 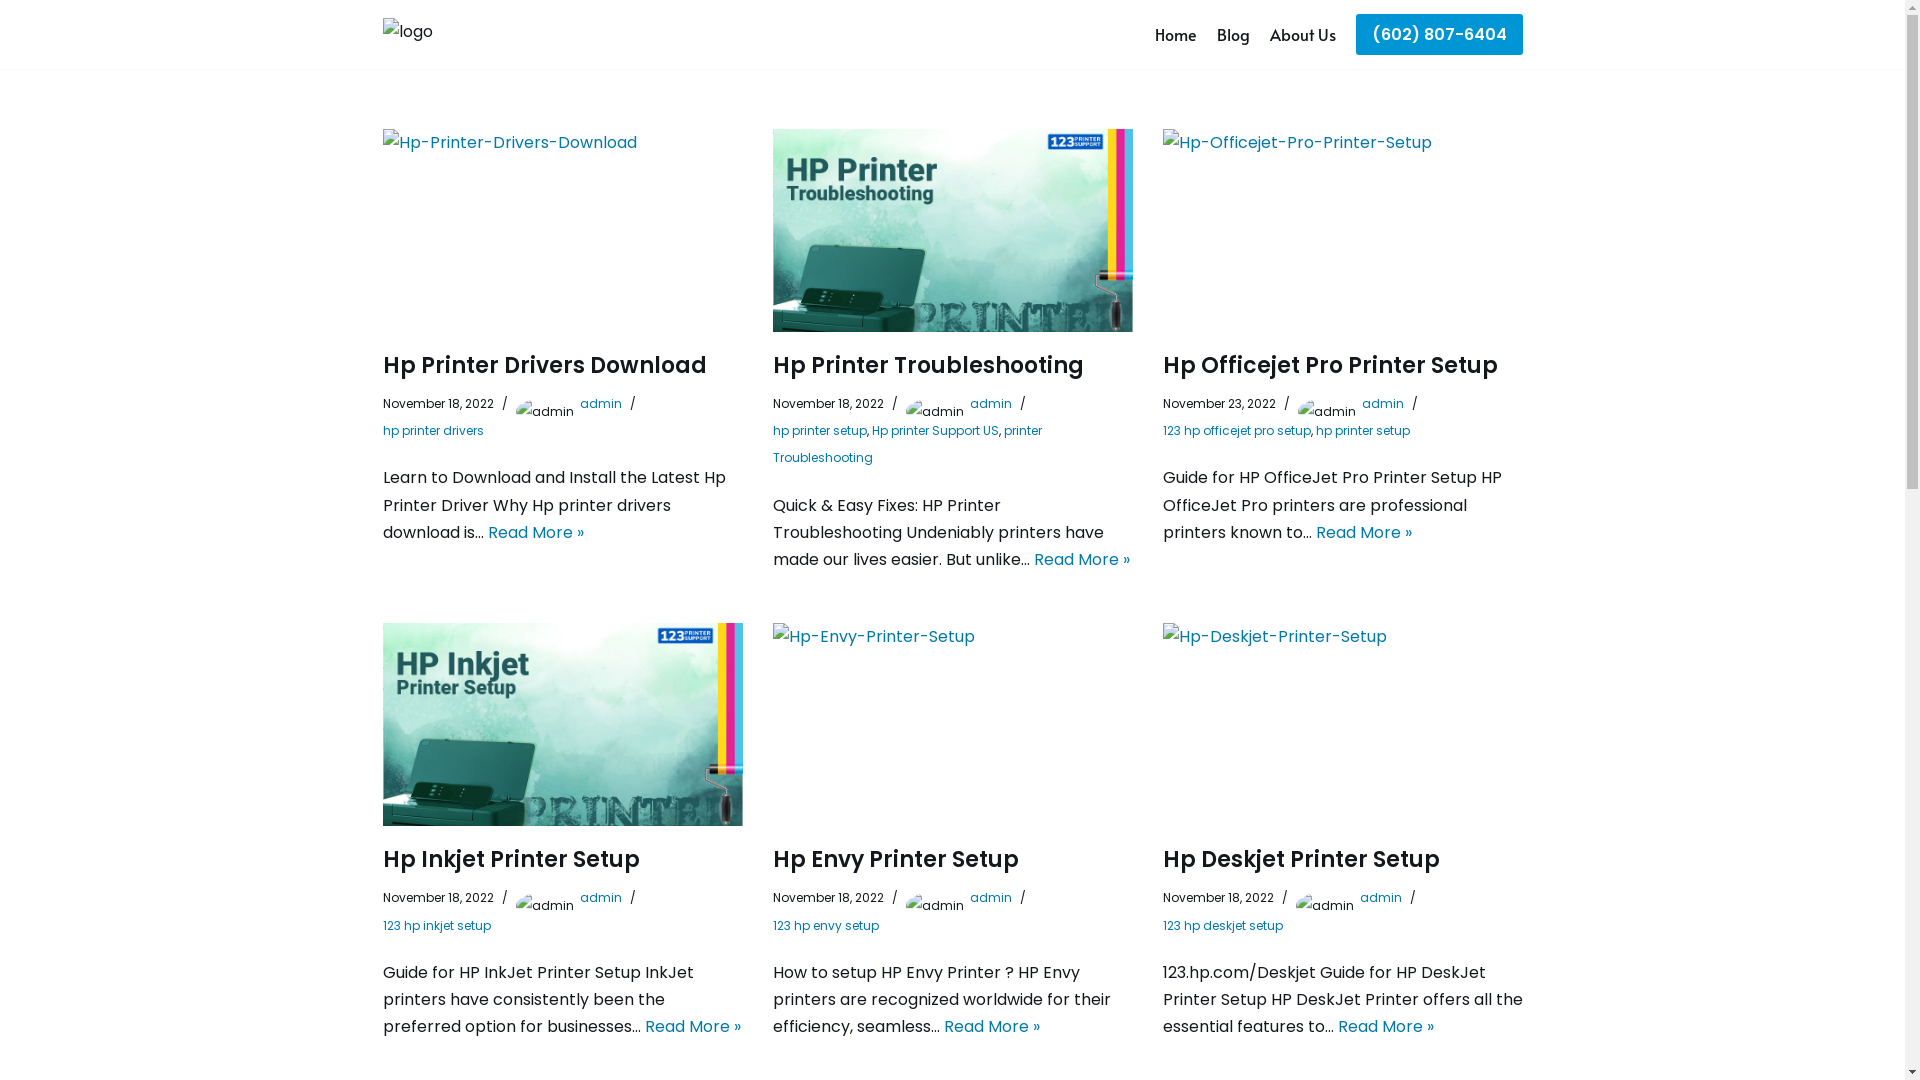 I want to click on 'Skip to content', so click(x=0, y=42).